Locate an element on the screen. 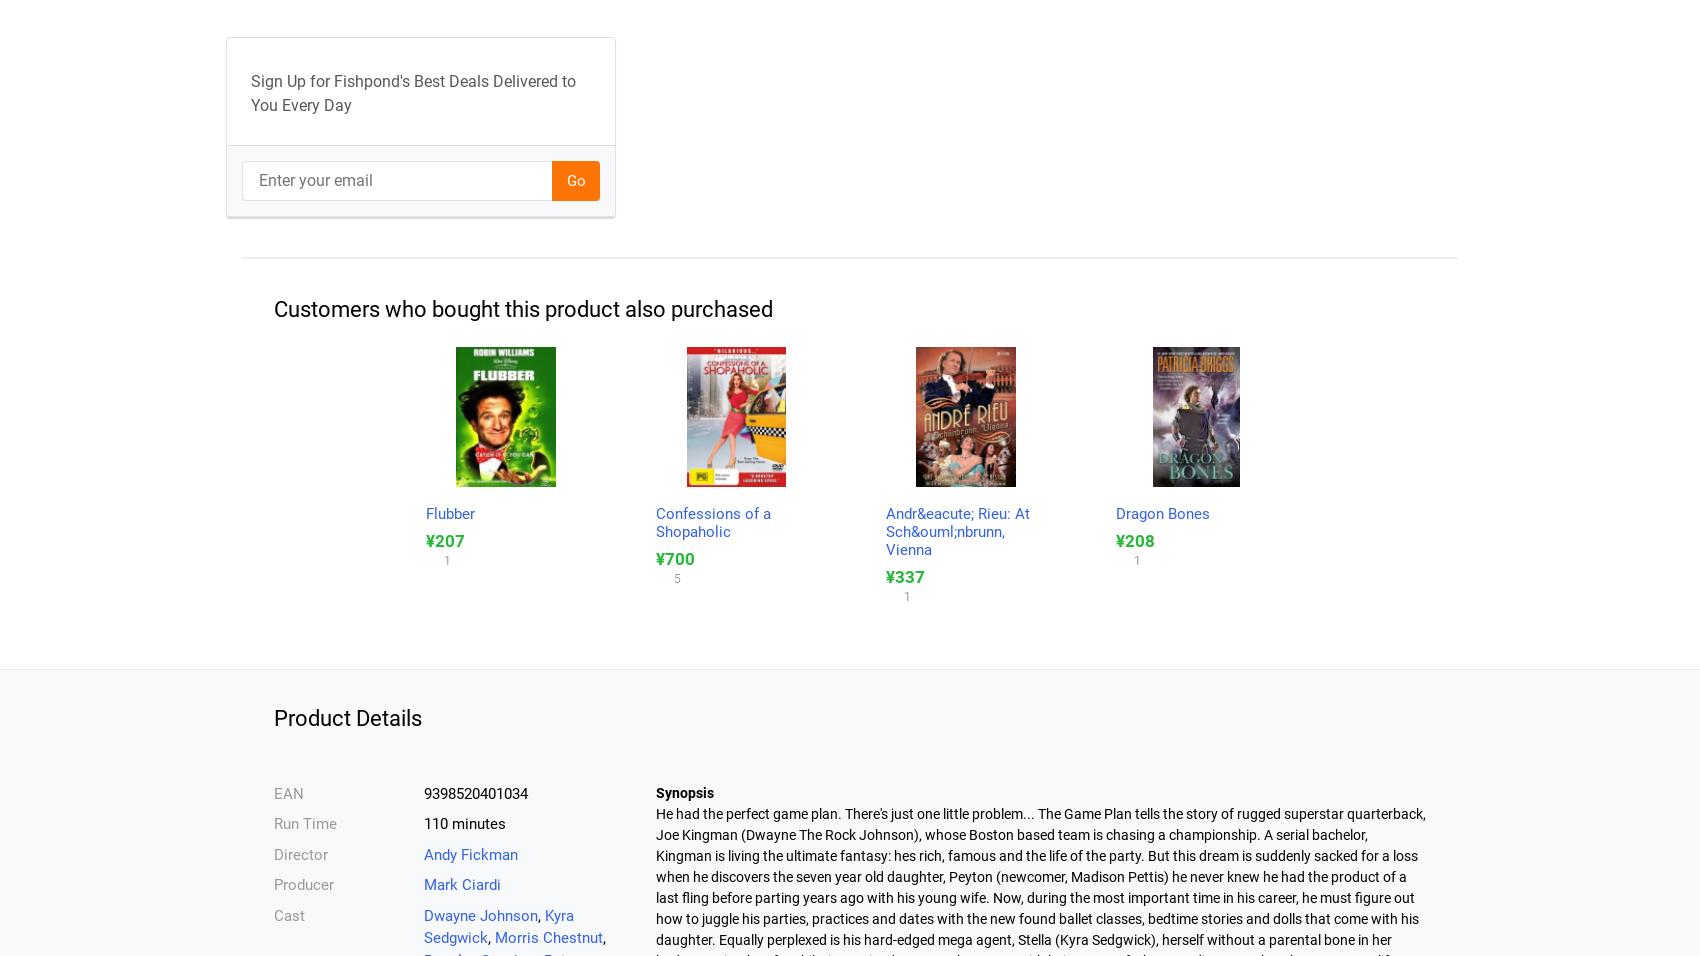 Image resolution: width=1700 pixels, height=956 pixels. 'Andy Fickman' is located at coordinates (422, 853).